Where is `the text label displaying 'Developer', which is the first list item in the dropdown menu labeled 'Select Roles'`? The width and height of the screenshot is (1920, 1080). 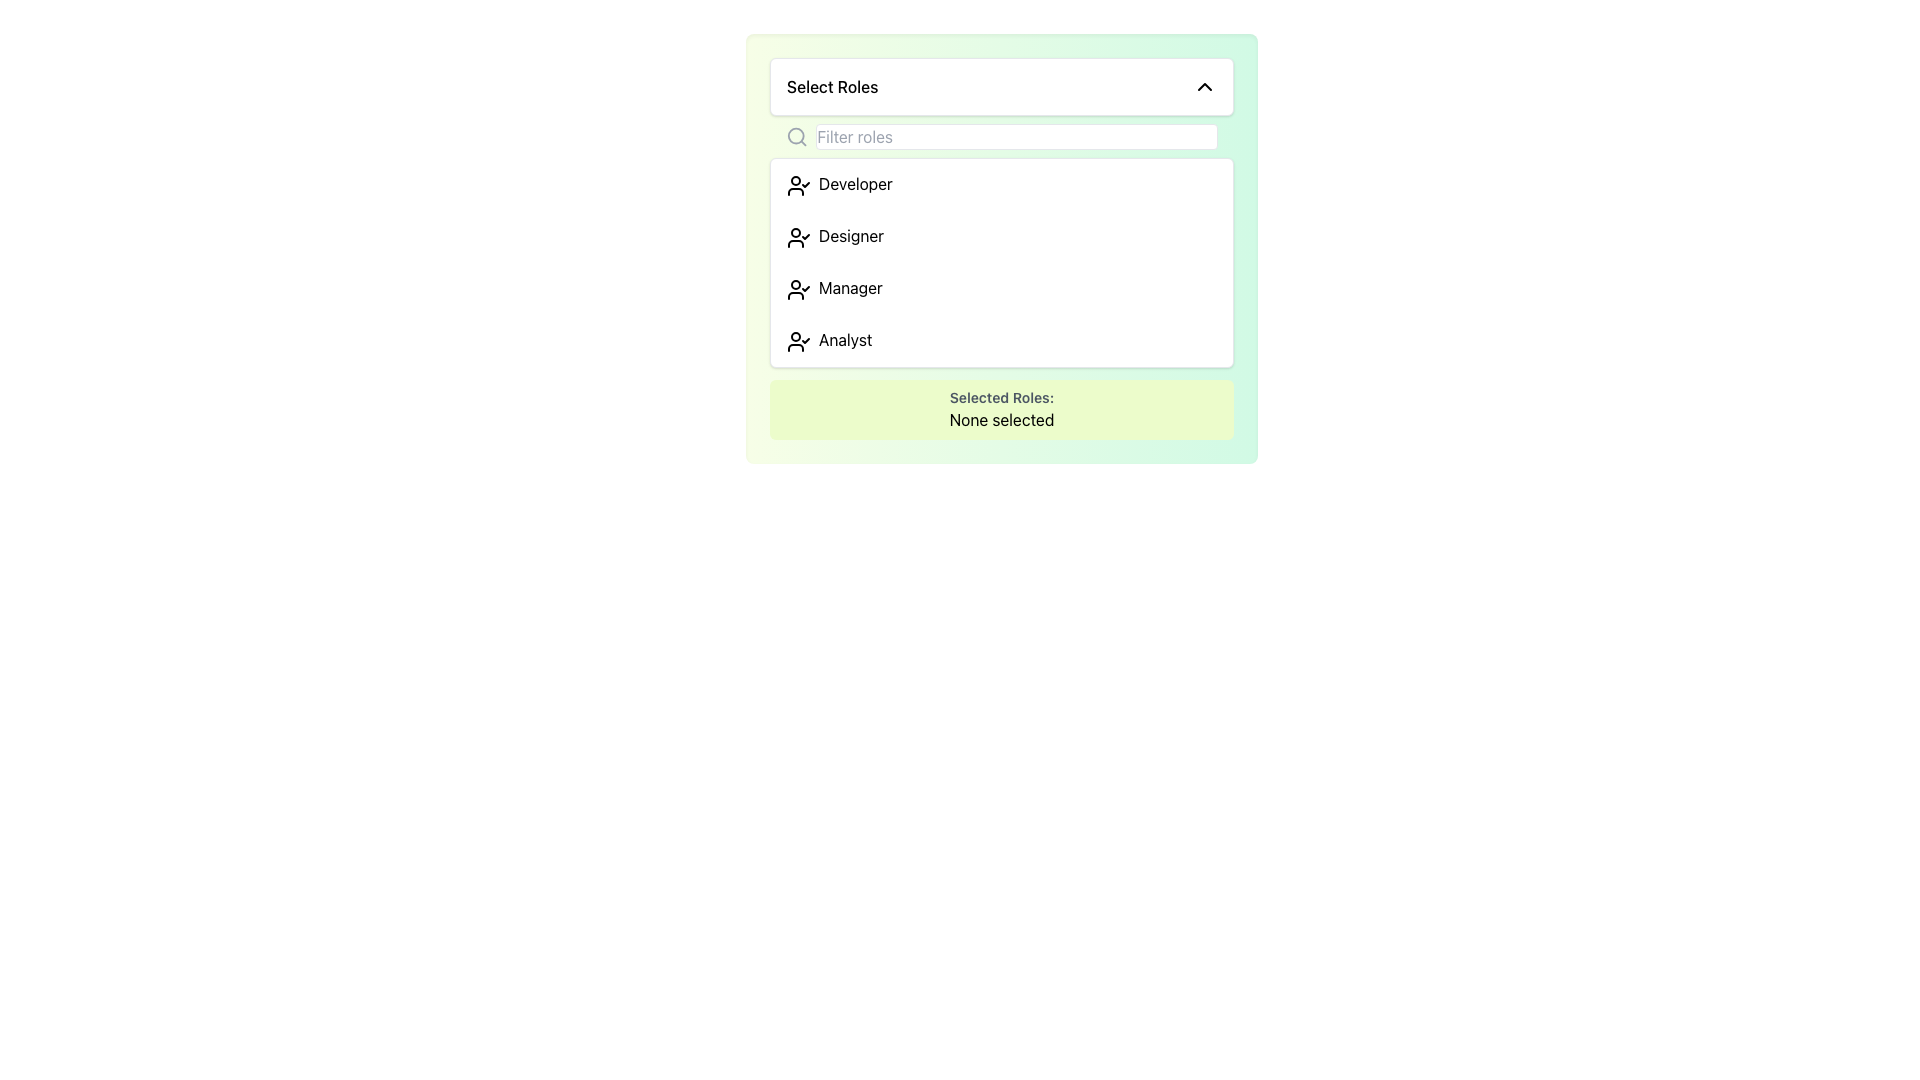
the text label displaying 'Developer', which is the first list item in the dropdown menu labeled 'Select Roles' is located at coordinates (839, 185).